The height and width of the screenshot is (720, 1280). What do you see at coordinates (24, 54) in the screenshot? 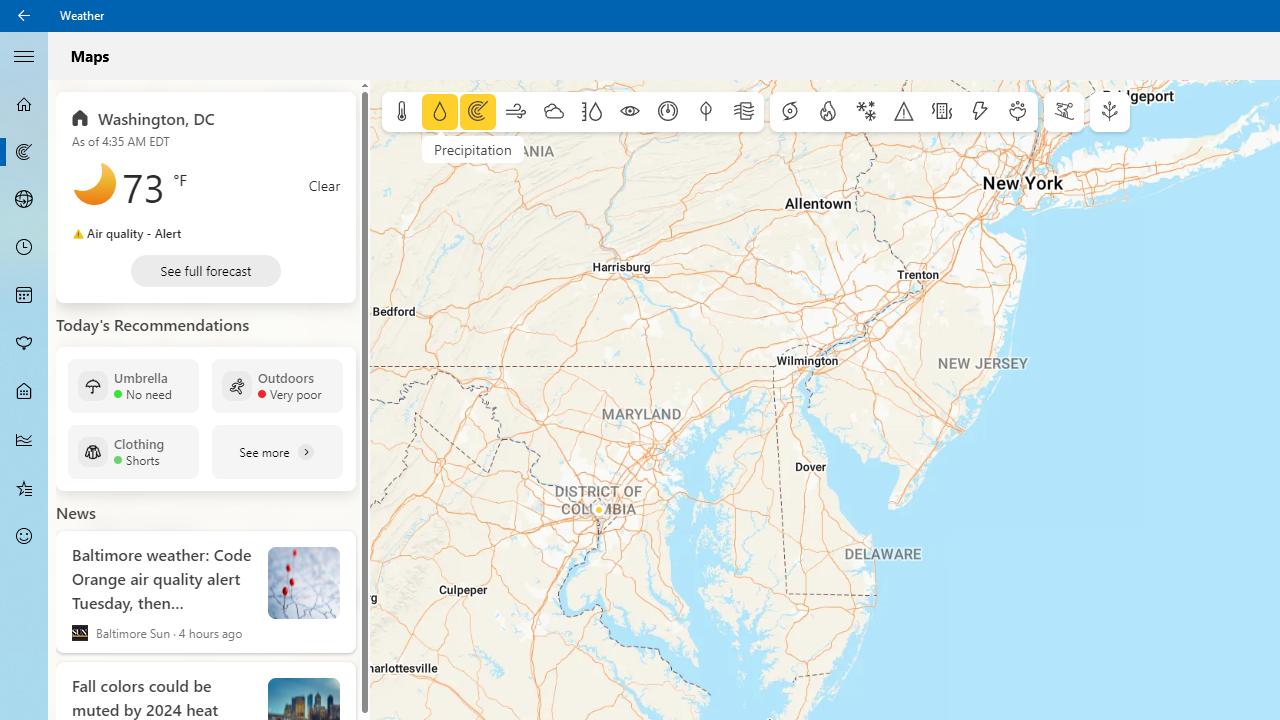
I see `'Collapse Navigation'` at bounding box center [24, 54].